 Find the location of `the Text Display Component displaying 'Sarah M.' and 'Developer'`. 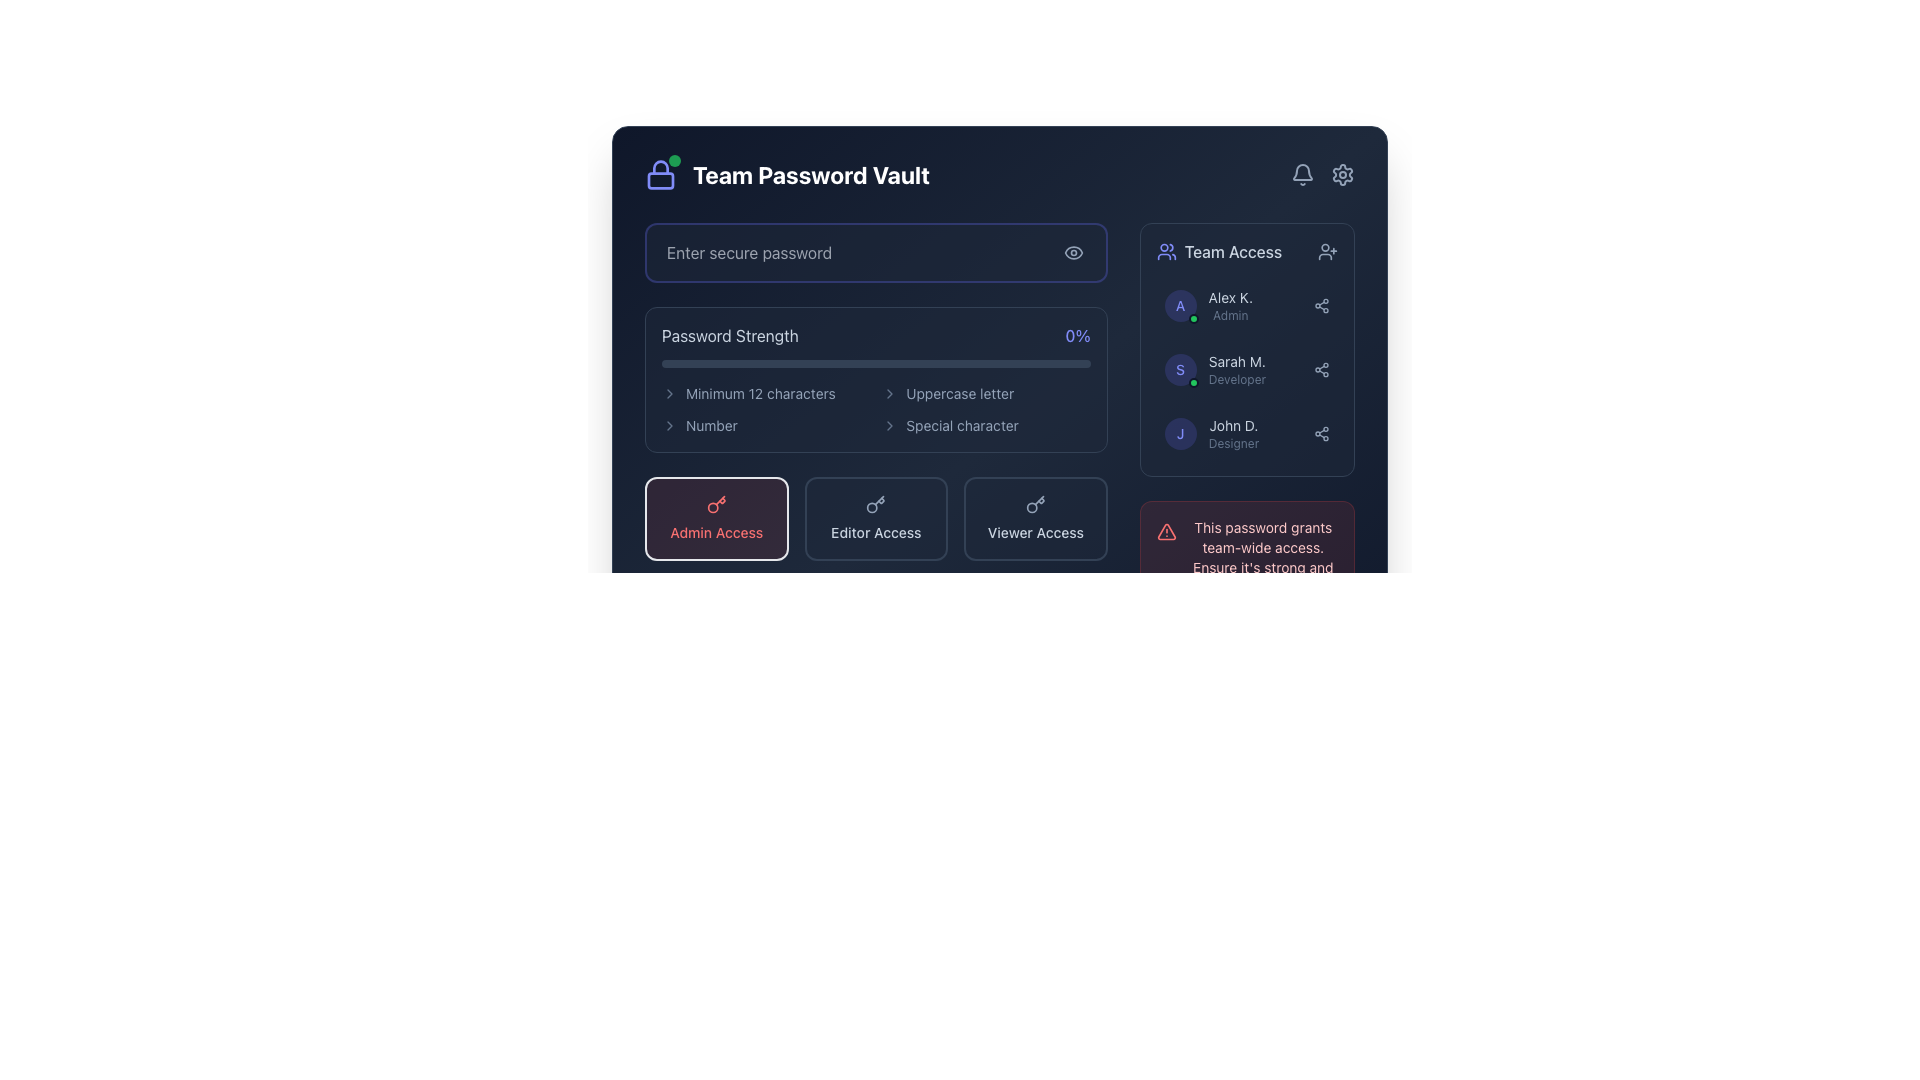

the Text Display Component displaying 'Sarah M.' and 'Developer' is located at coordinates (1236, 370).